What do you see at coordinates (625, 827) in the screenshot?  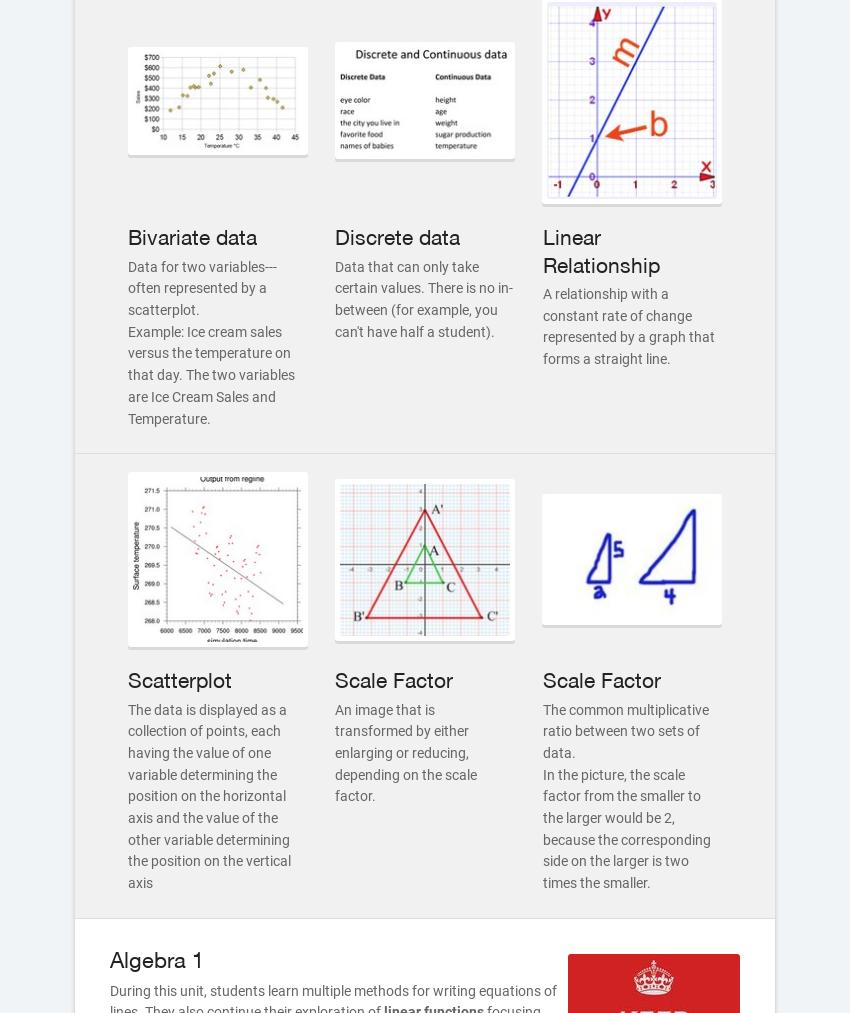 I see `'In the picture, the scale factor from the smaller to the larger would be 2, because the corresponding side on the larger is two times the smaller.'` at bounding box center [625, 827].